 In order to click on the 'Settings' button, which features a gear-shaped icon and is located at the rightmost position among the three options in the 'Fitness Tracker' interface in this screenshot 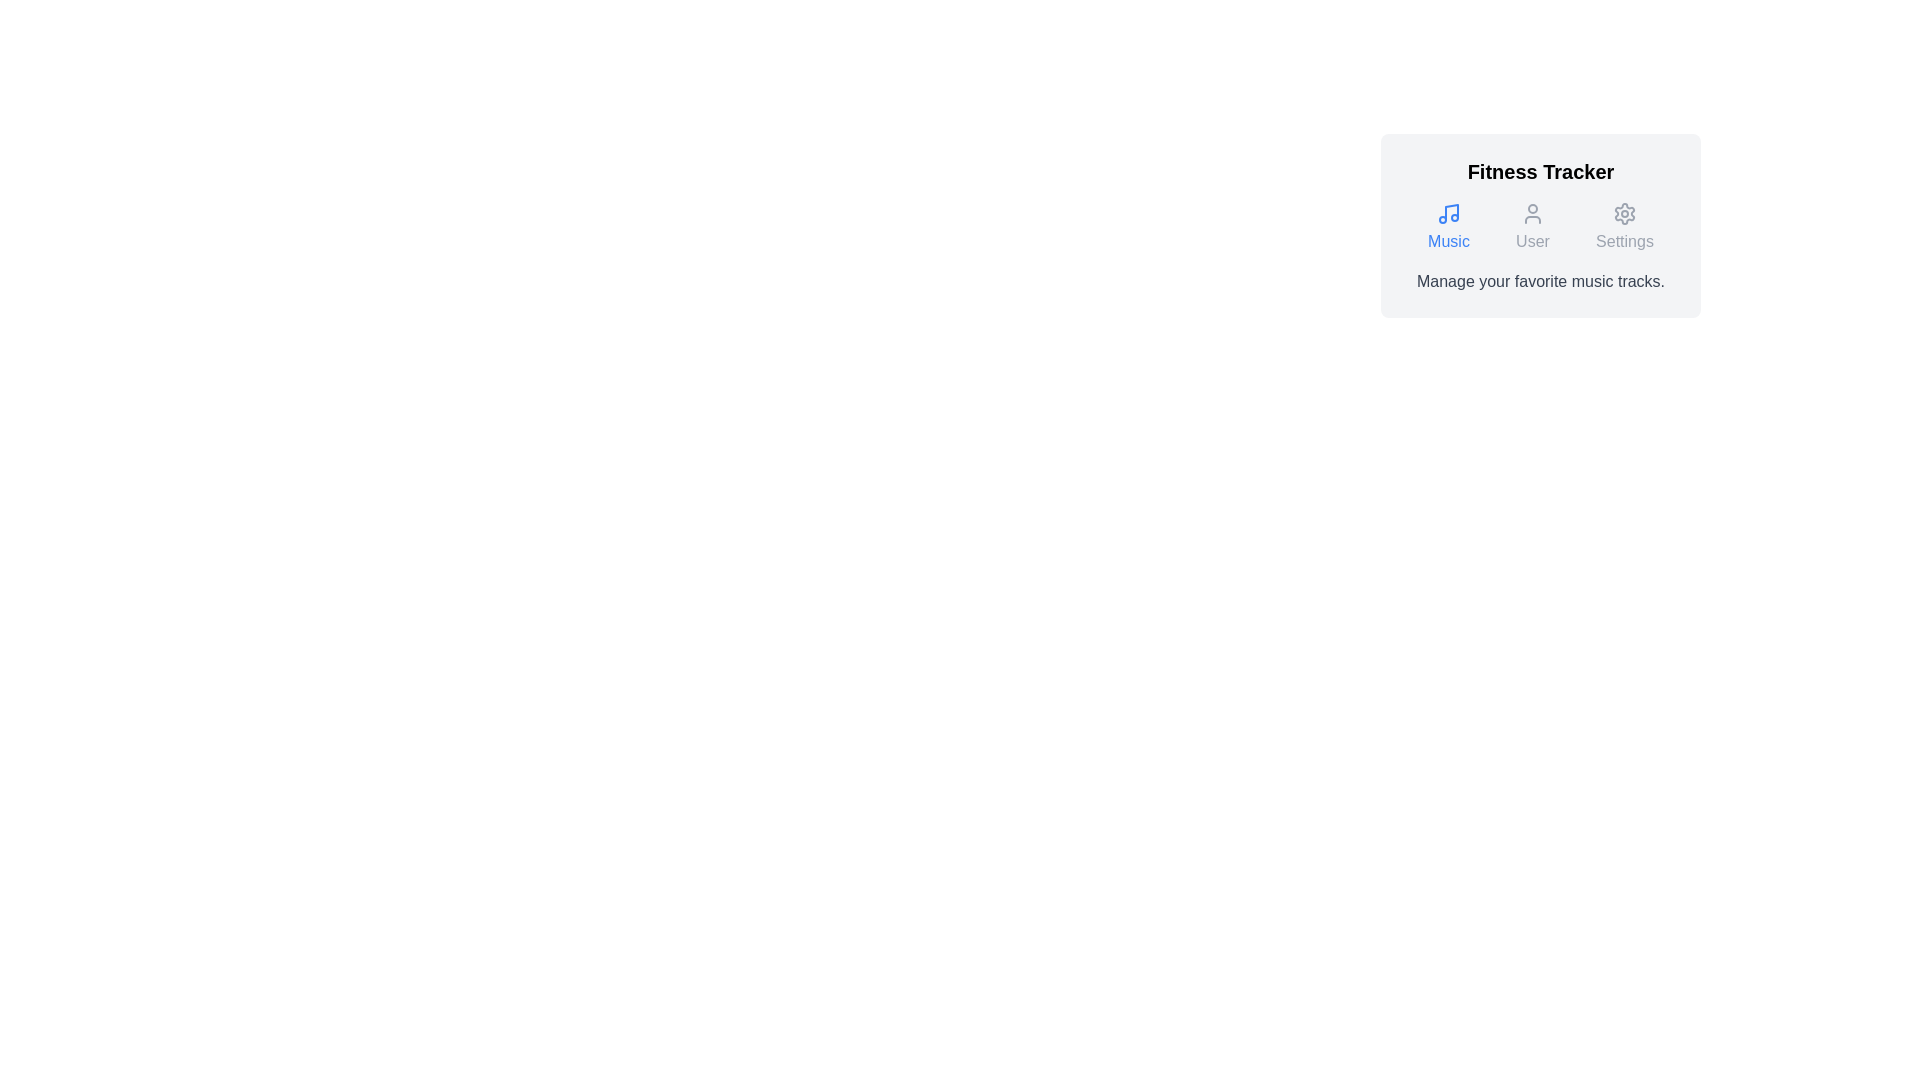, I will do `click(1624, 226)`.